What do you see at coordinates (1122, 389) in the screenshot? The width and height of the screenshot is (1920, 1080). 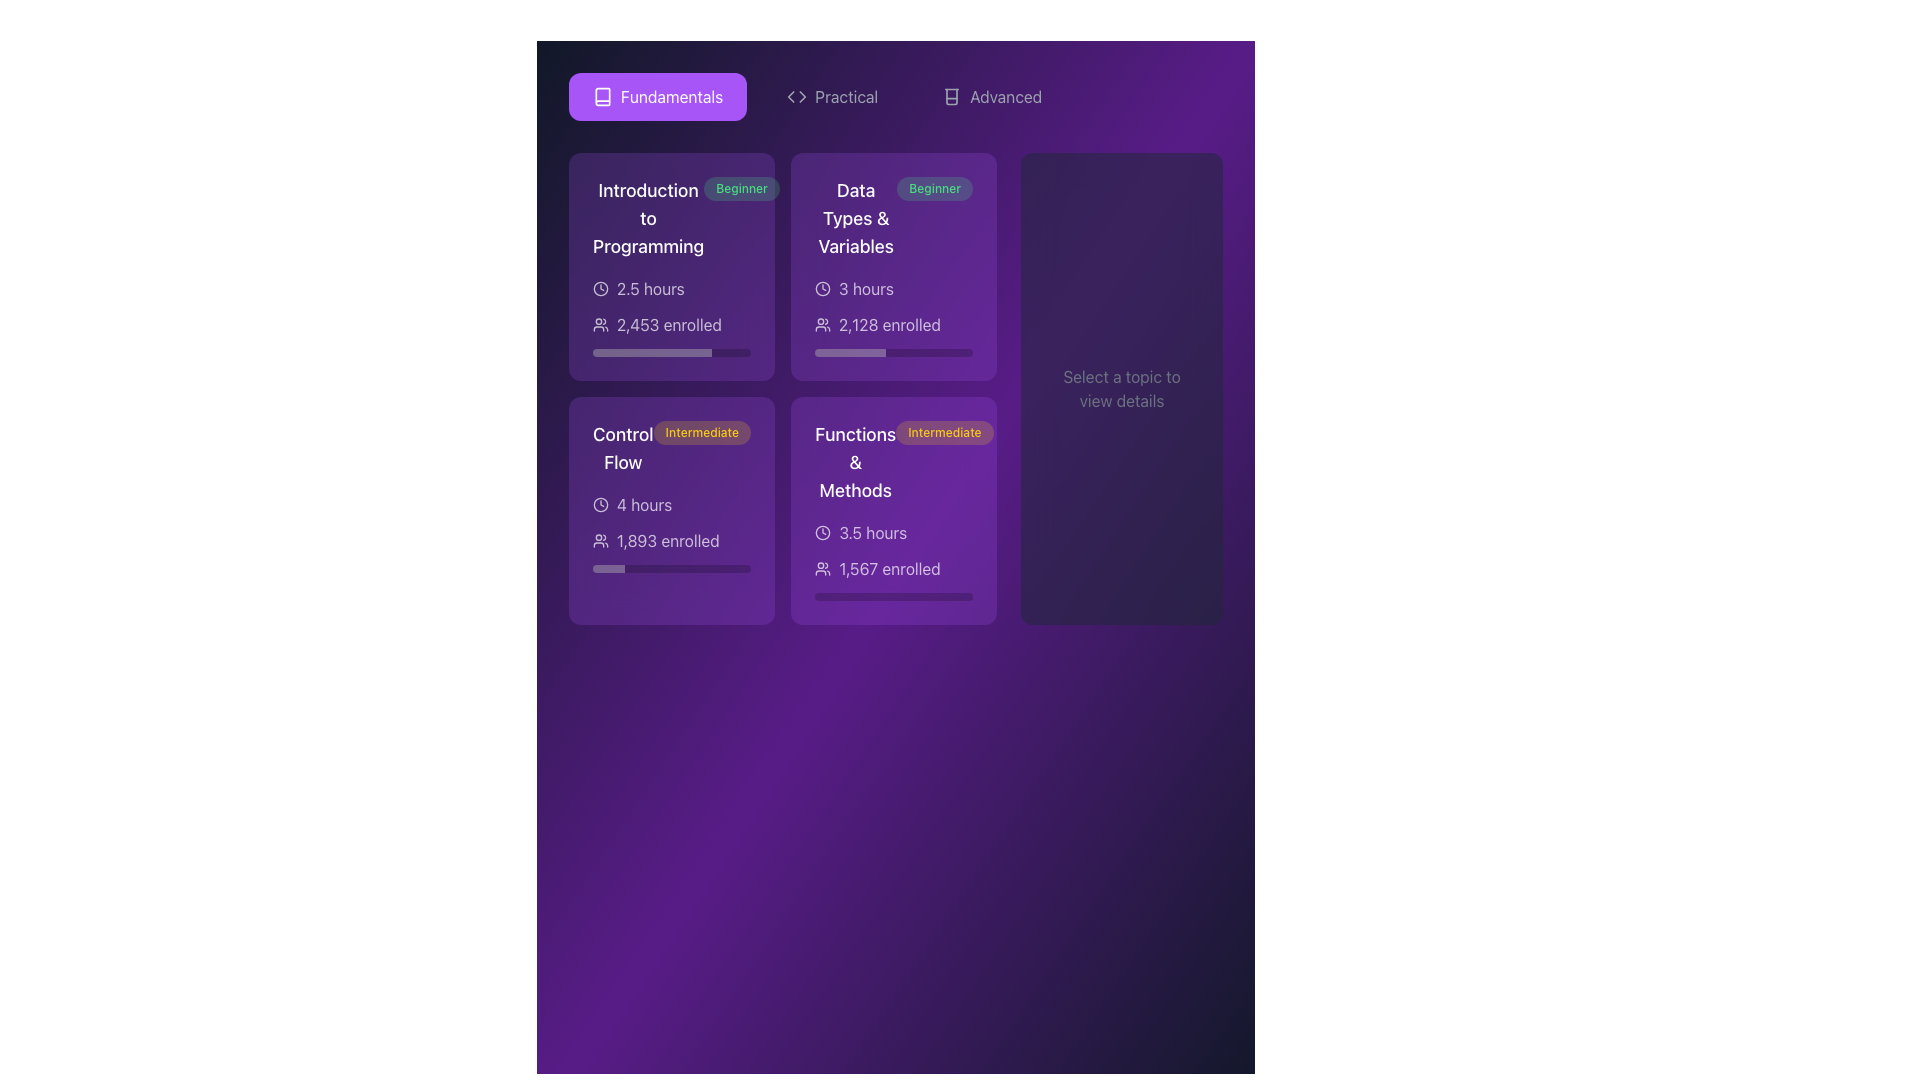 I see `the text label that says 'Select a topic` at bounding box center [1122, 389].